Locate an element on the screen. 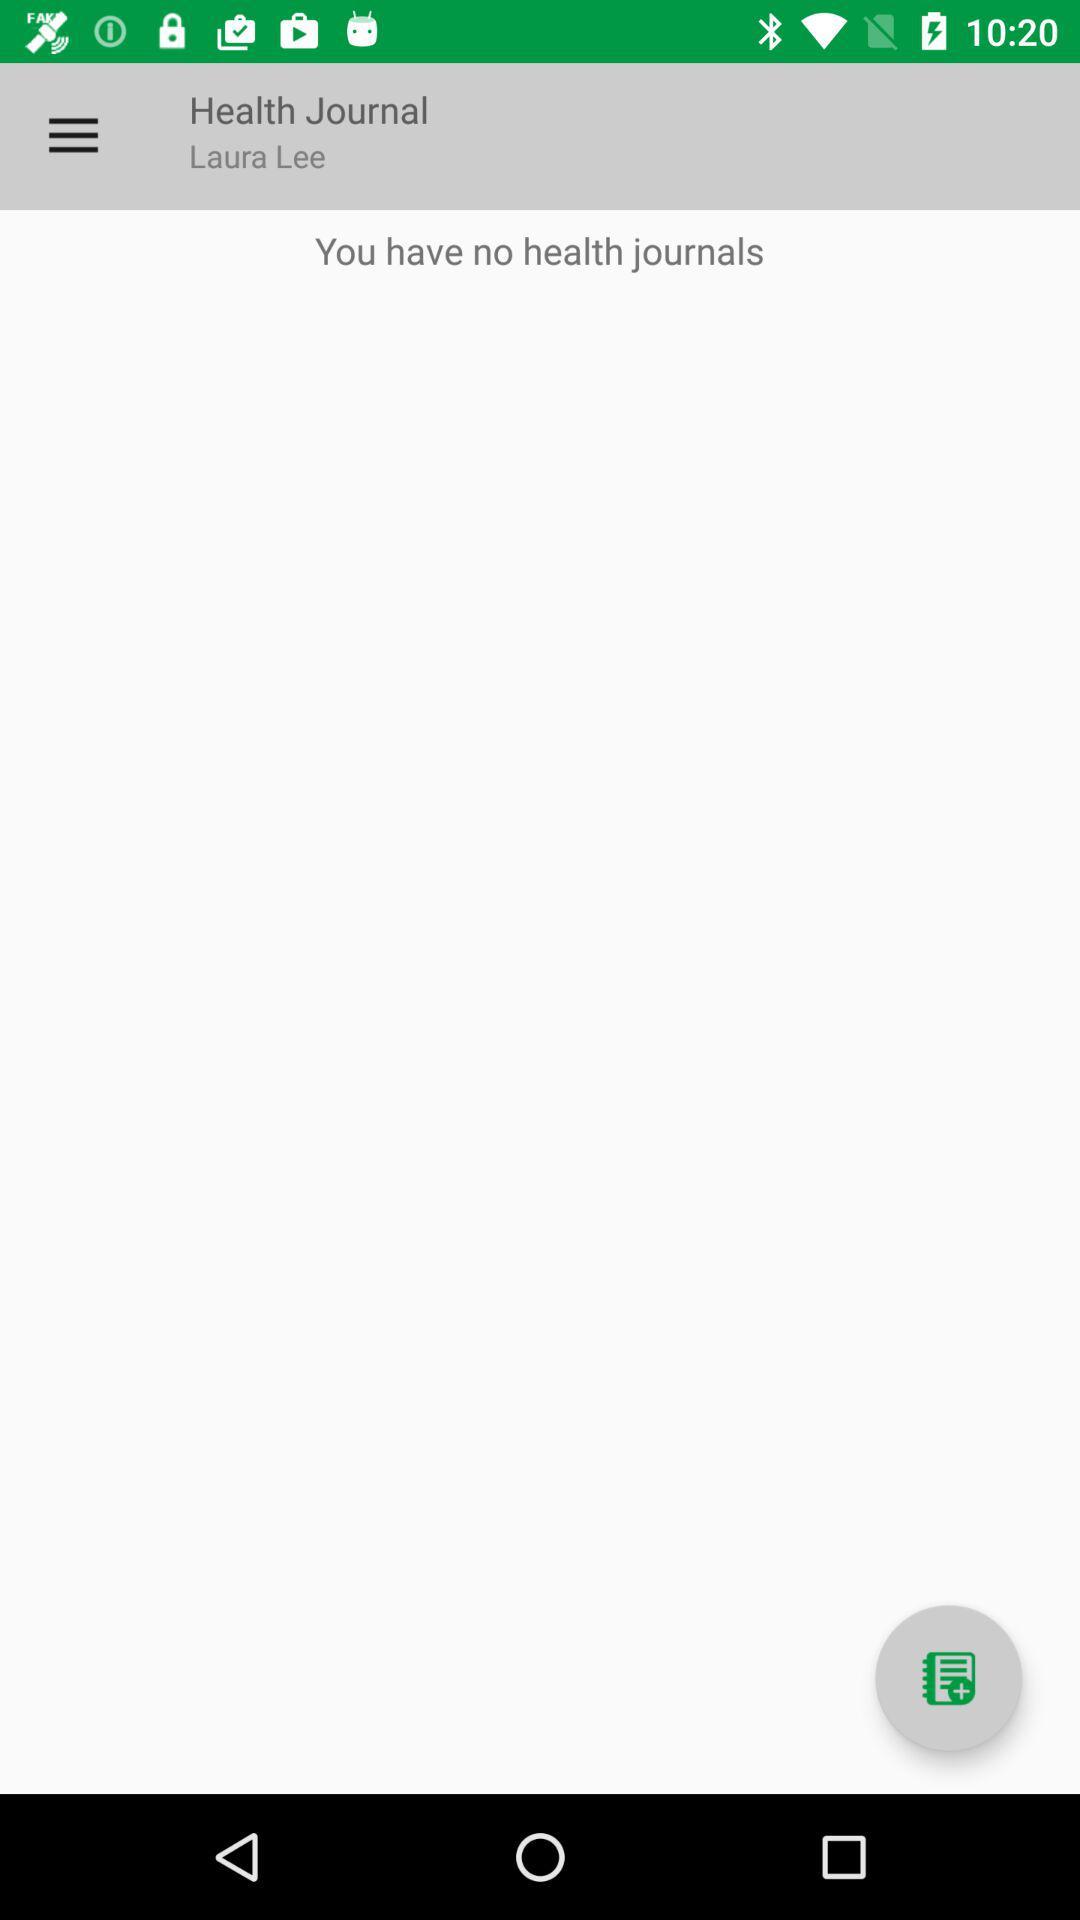 This screenshot has width=1080, height=1920. journal is located at coordinates (947, 1678).